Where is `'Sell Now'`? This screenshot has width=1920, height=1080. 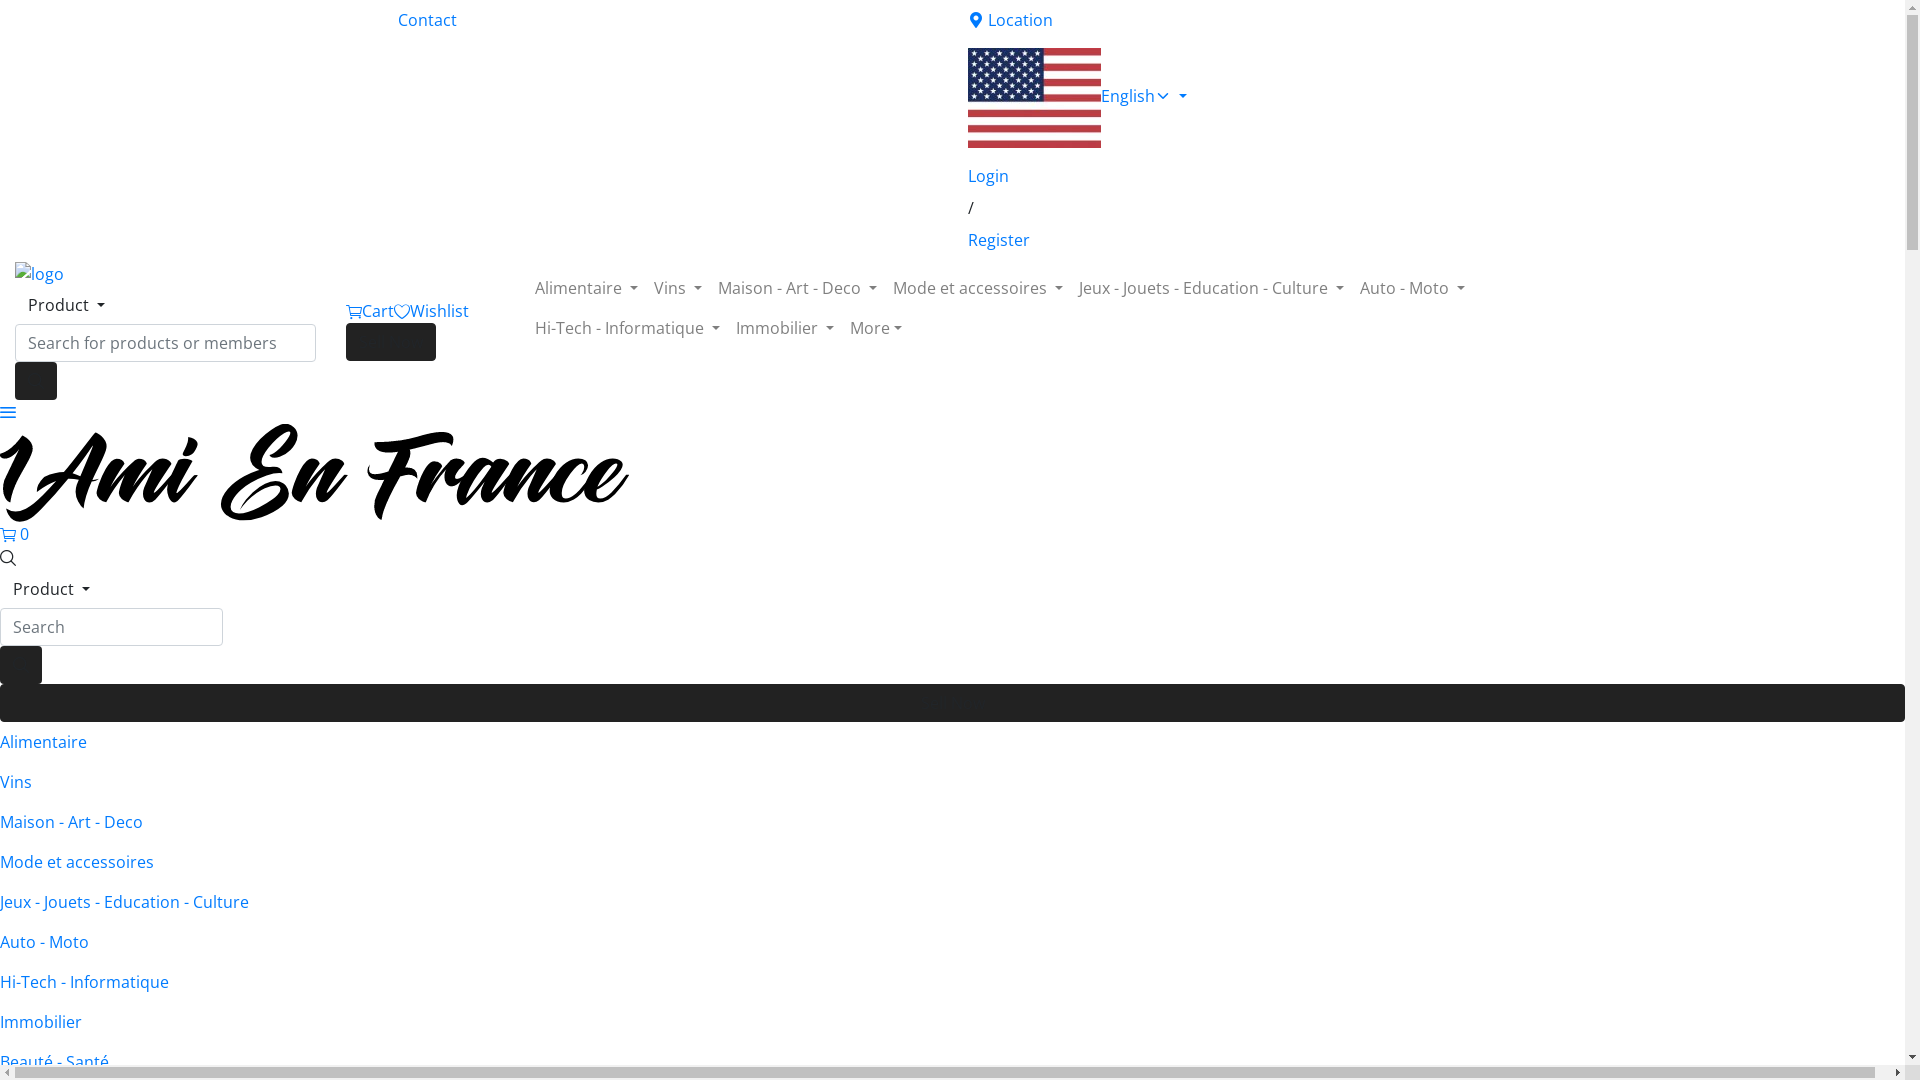
'Sell Now' is located at coordinates (951, 701).